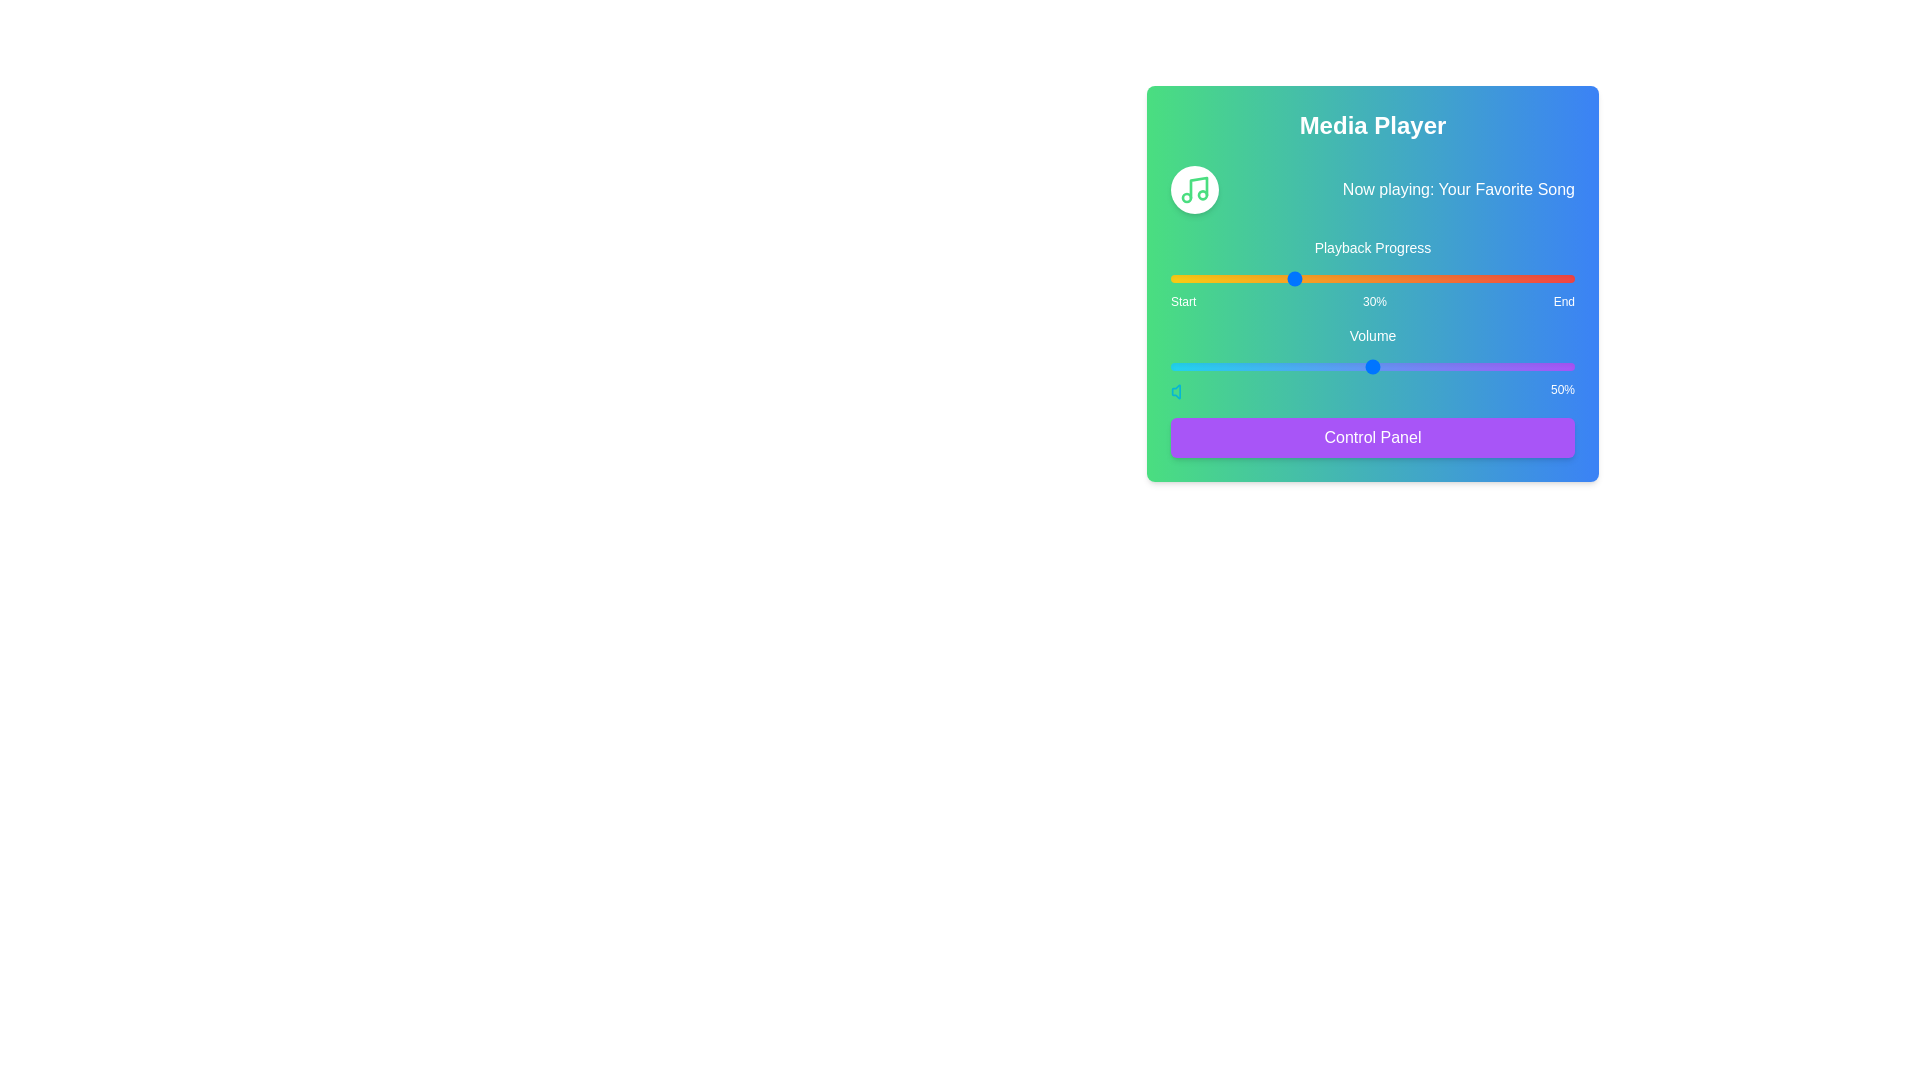  I want to click on the playback progress to 32% by interacting with the slider, so click(1300, 278).